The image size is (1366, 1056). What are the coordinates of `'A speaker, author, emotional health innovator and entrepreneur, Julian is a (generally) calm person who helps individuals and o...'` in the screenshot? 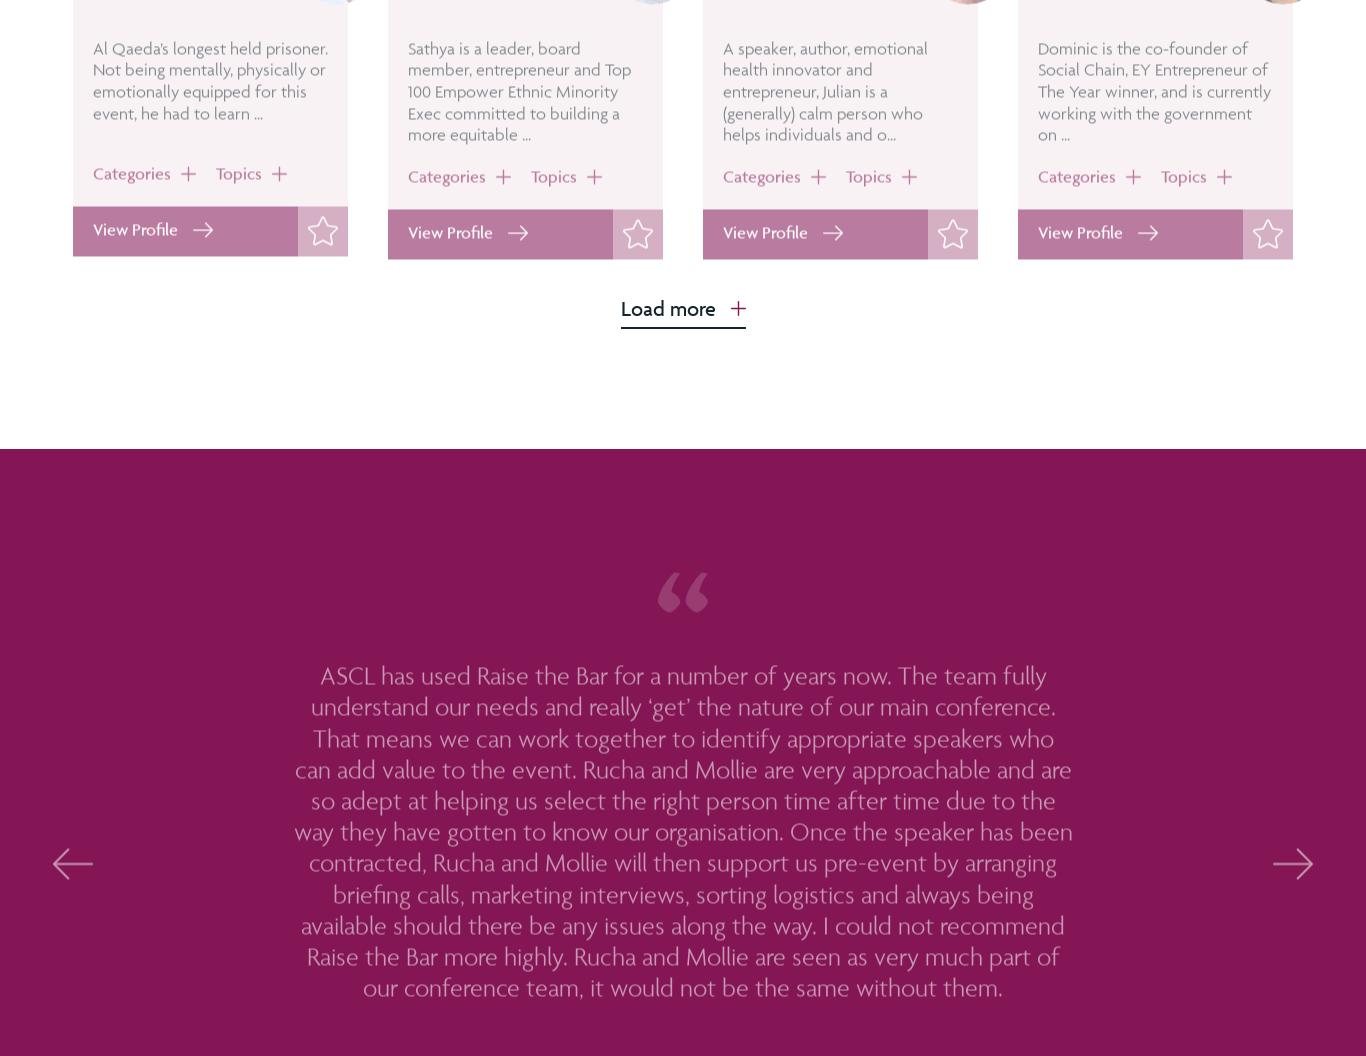 It's located at (824, 147).